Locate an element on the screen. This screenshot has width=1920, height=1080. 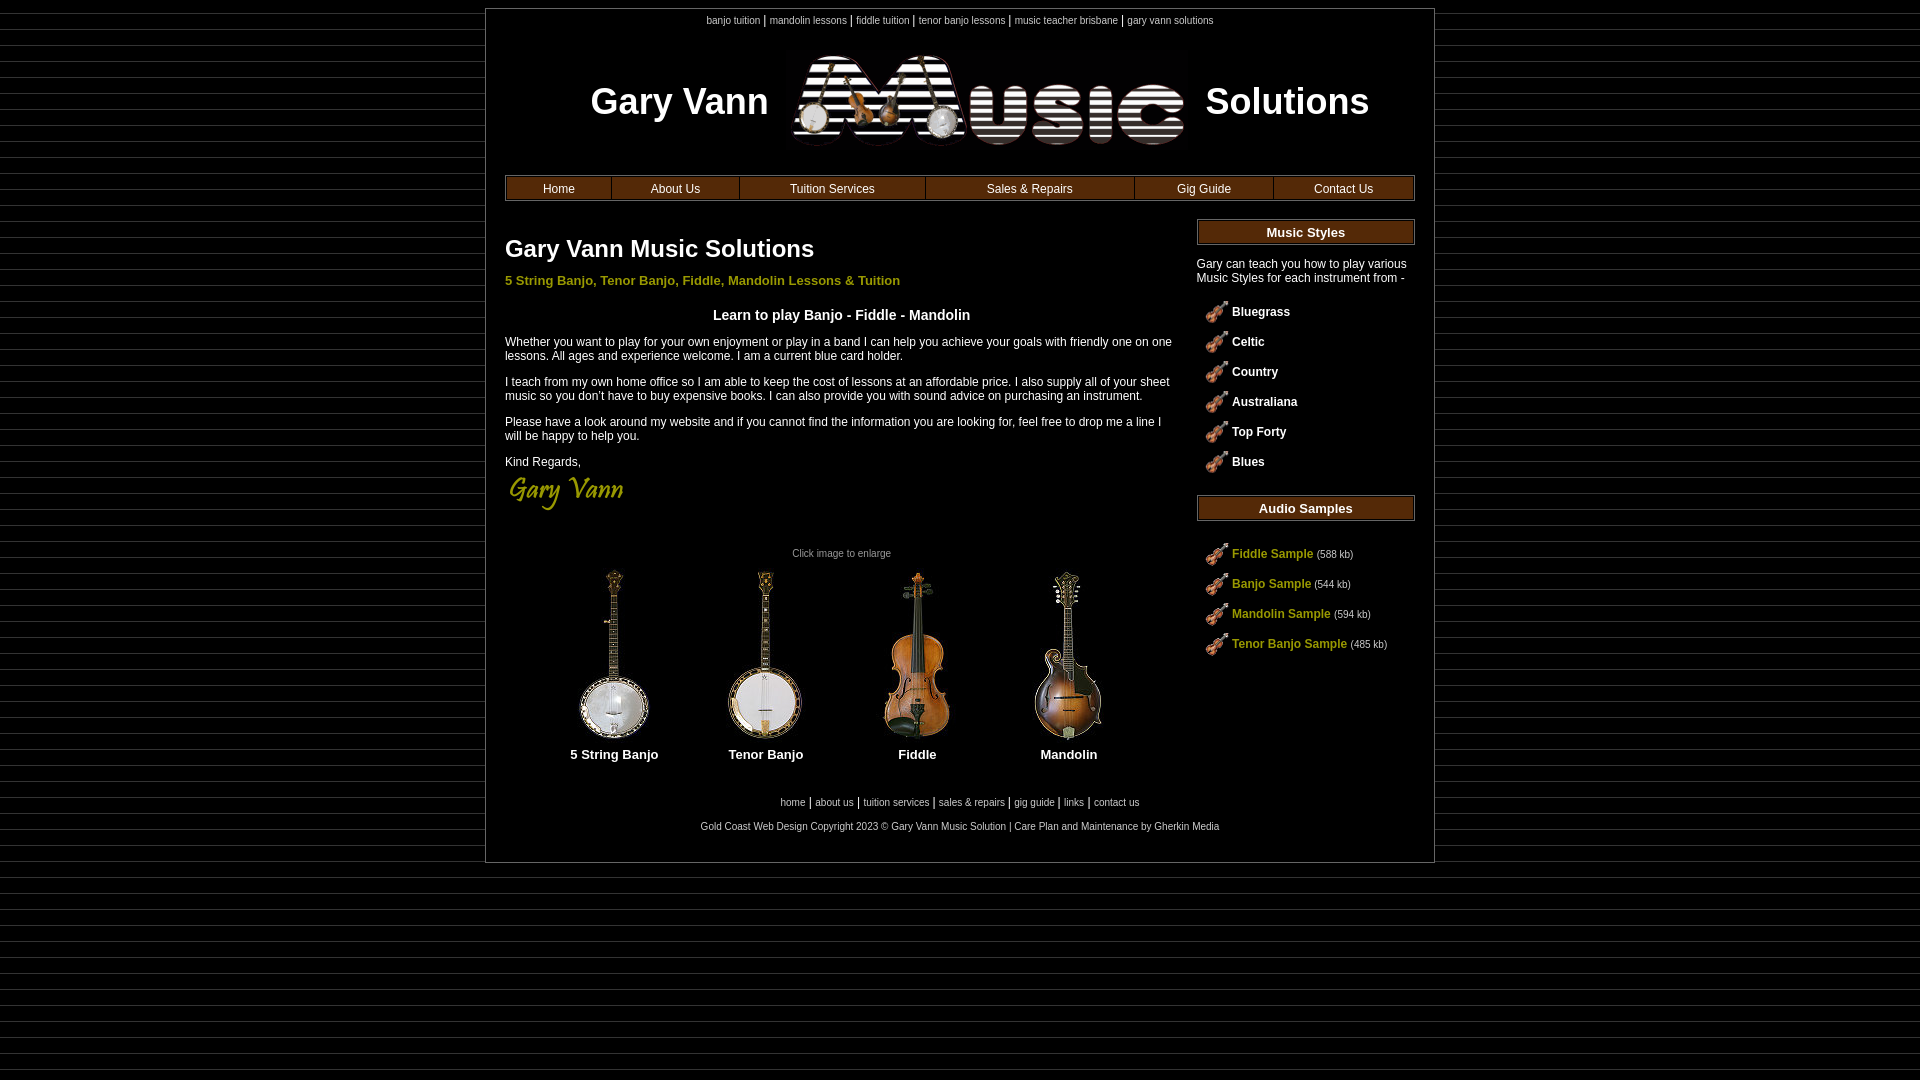
'Home' is located at coordinates (558, 189).